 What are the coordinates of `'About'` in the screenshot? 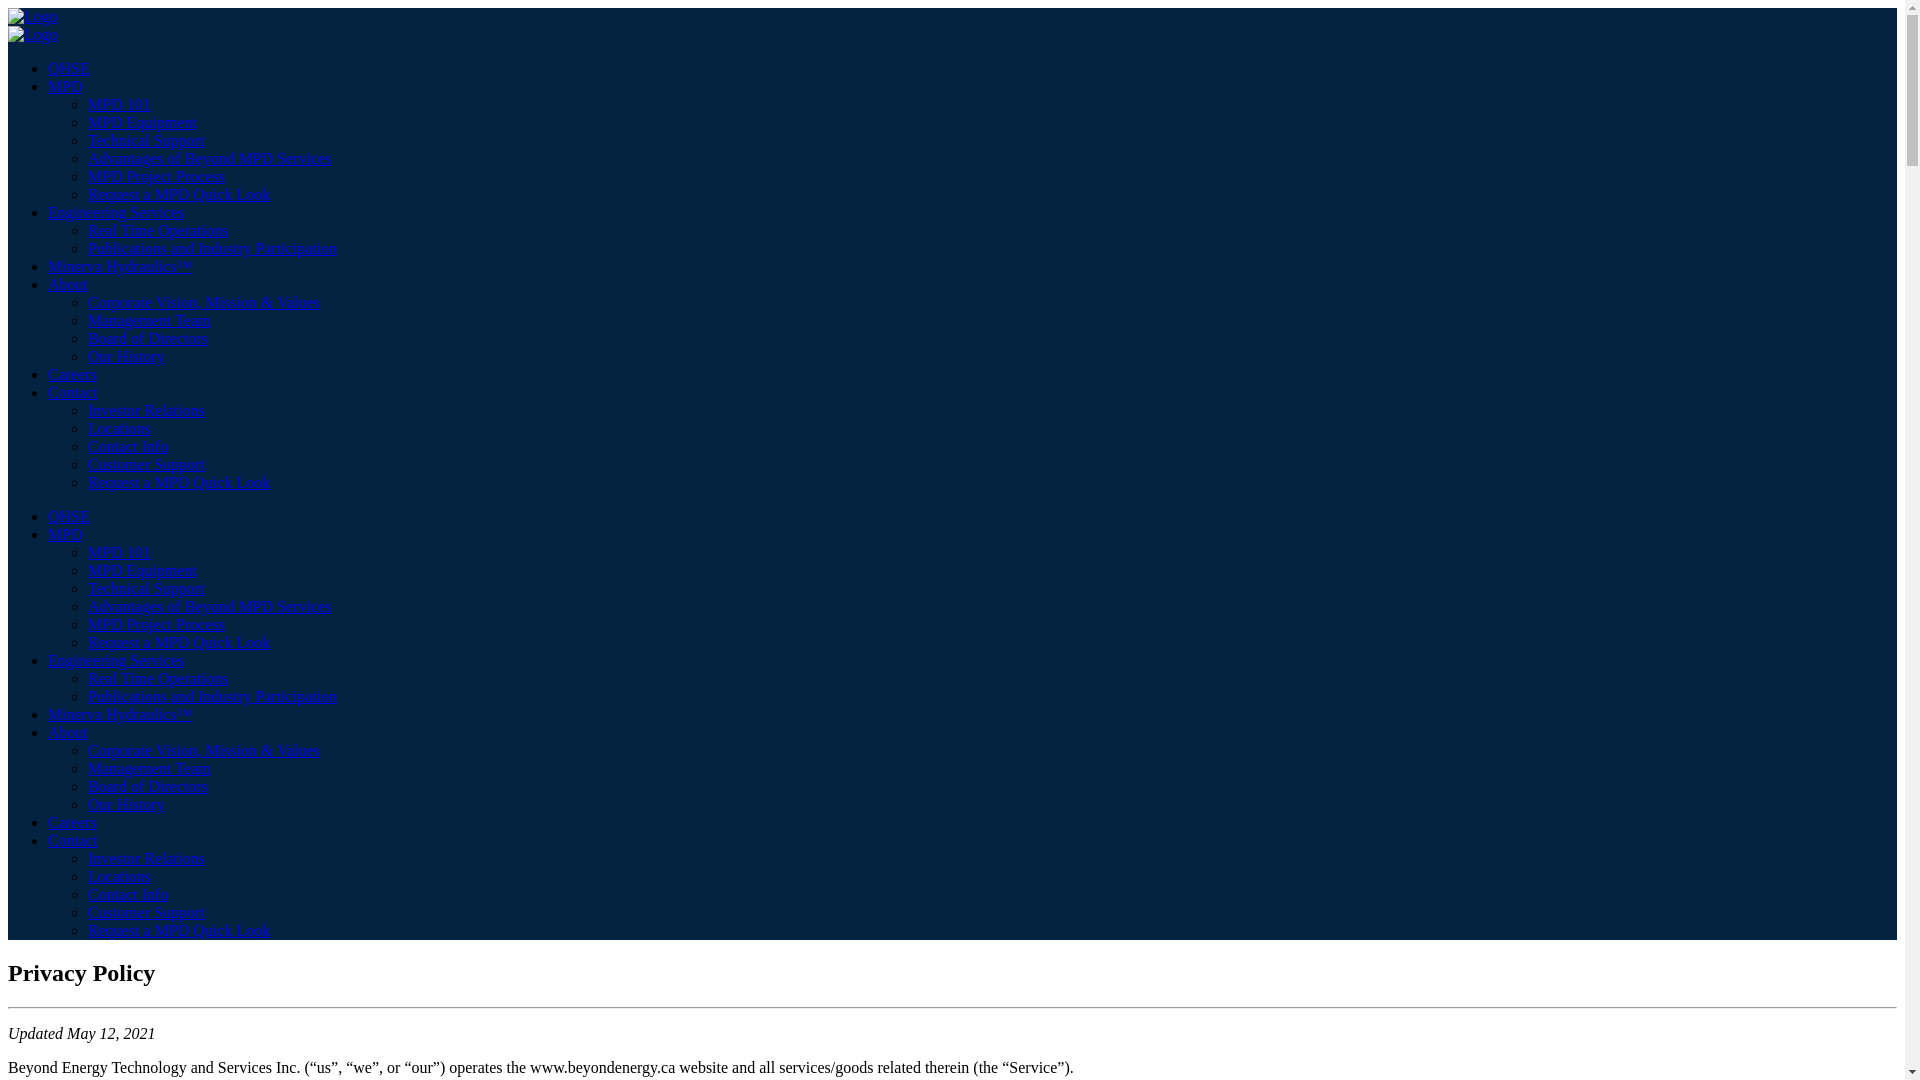 It's located at (67, 732).